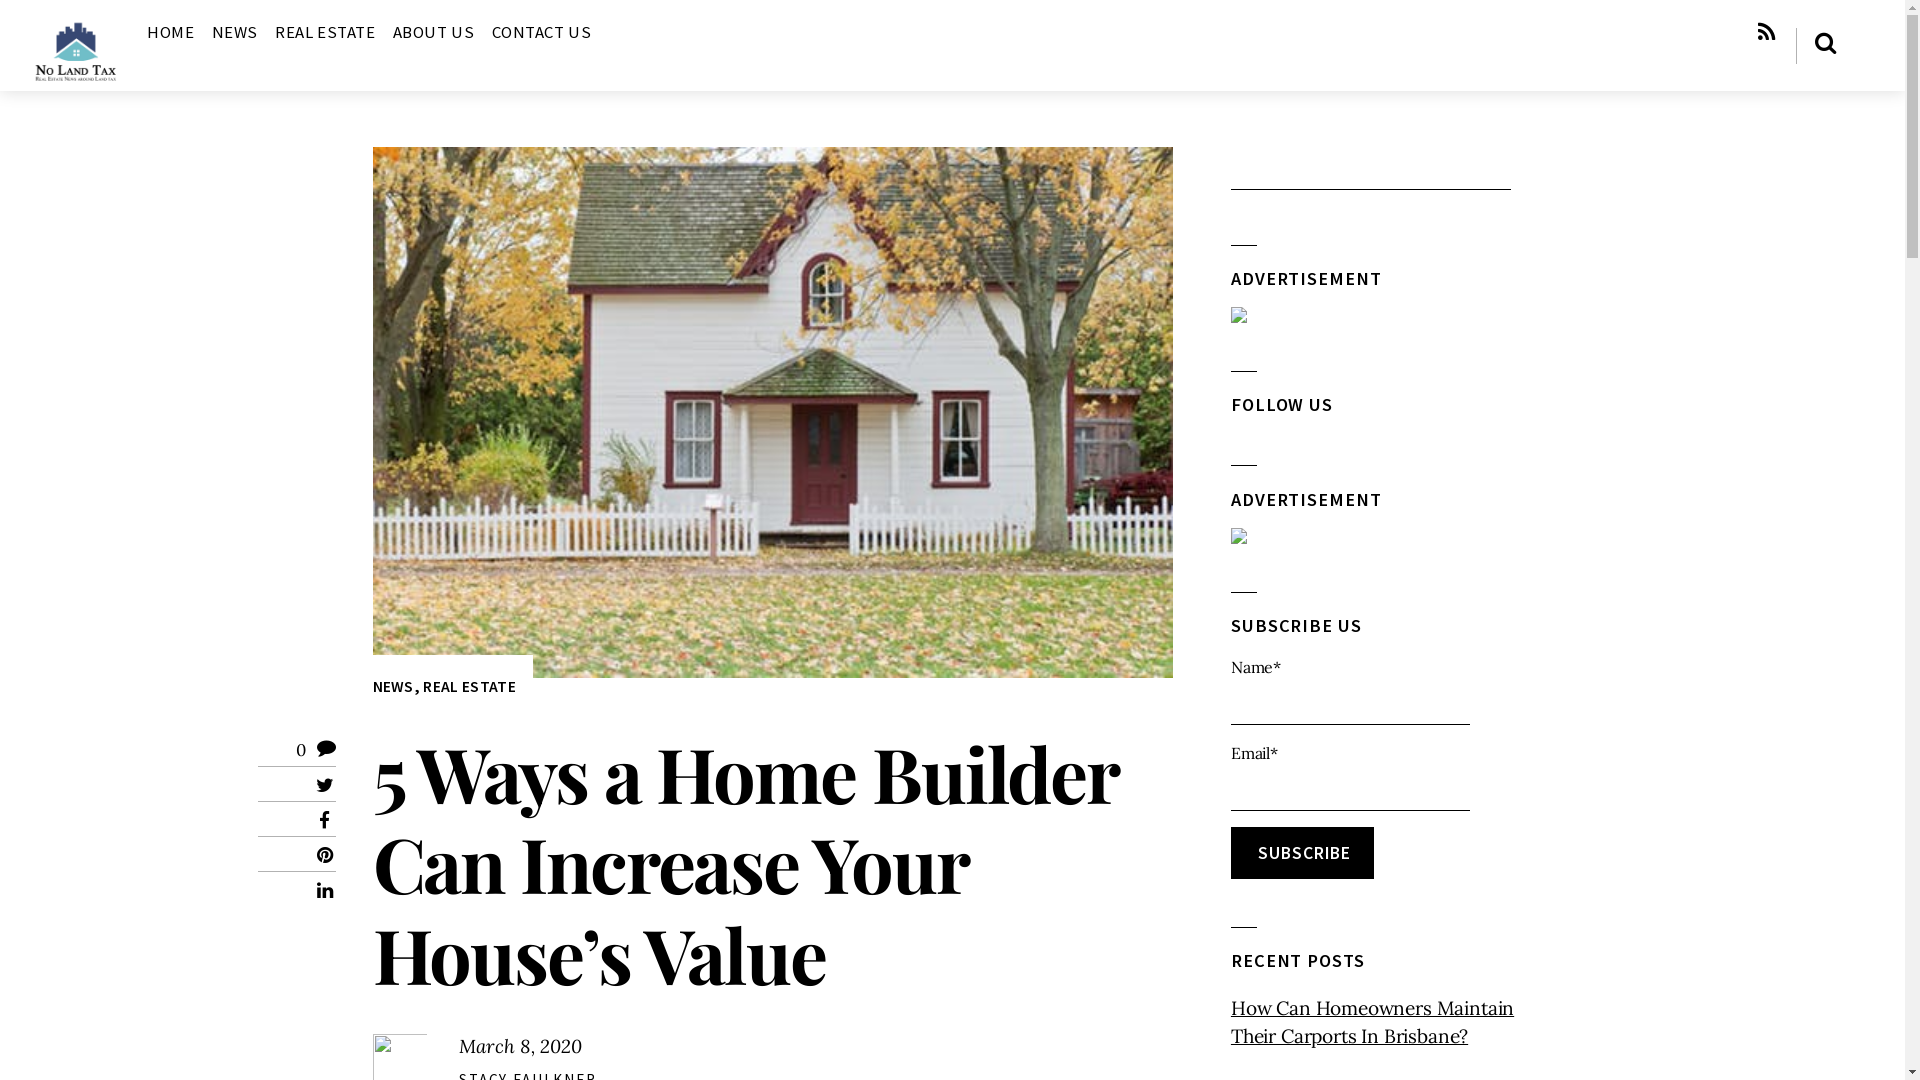  What do you see at coordinates (324, 820) in the screenshot?
I see `'Facebook'` at bounding box center [324, 820].